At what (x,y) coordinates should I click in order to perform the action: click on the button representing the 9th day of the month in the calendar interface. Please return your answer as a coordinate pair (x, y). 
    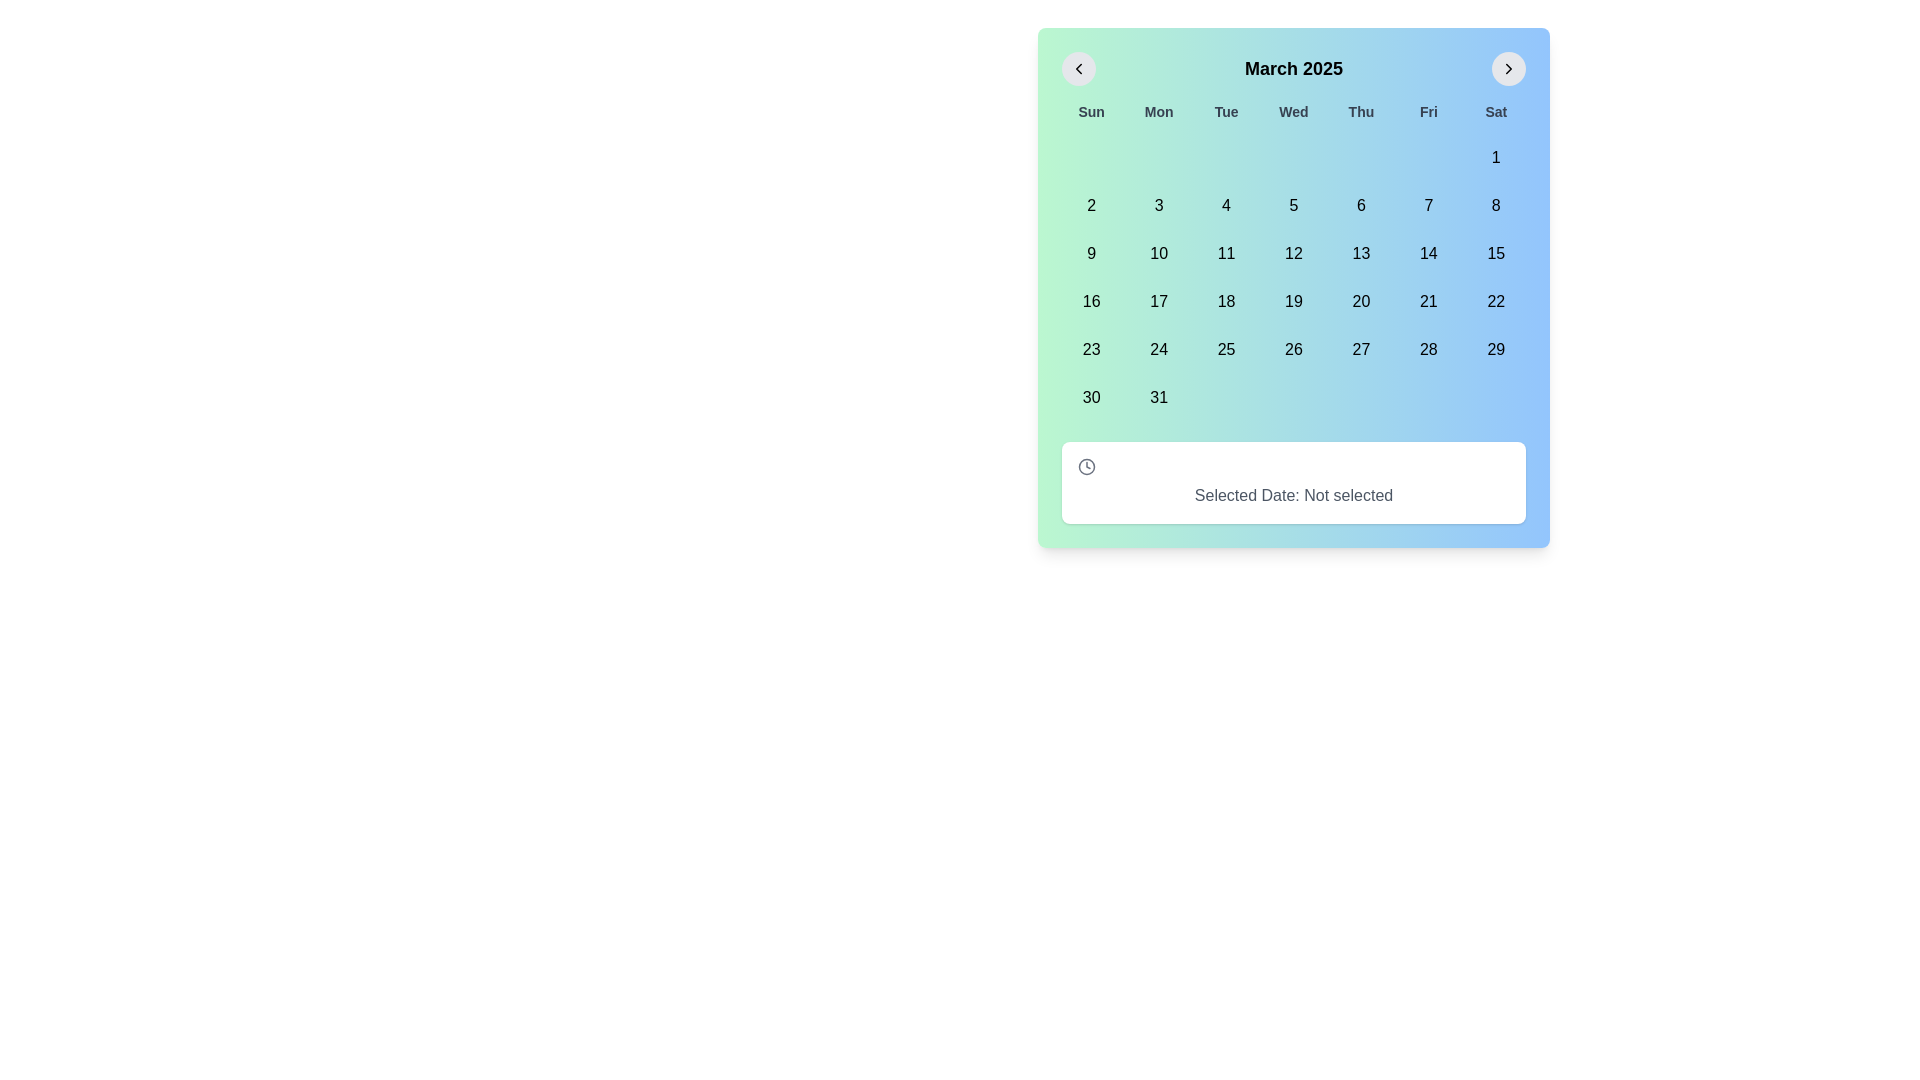
    Looking at the image, I should click on (1090, 253).